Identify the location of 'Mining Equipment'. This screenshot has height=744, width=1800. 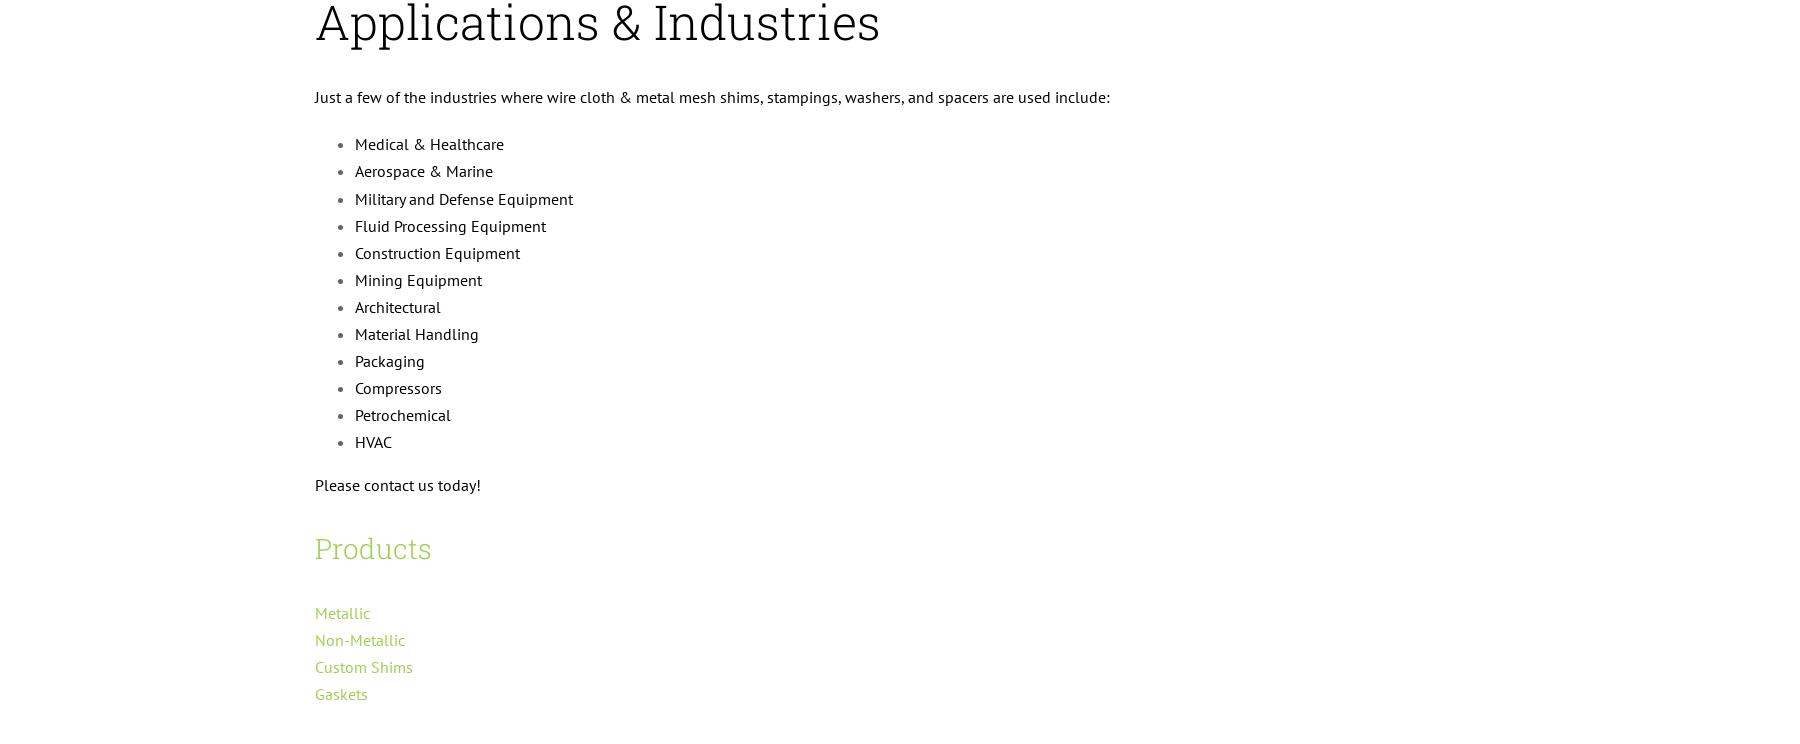
(418, 279).